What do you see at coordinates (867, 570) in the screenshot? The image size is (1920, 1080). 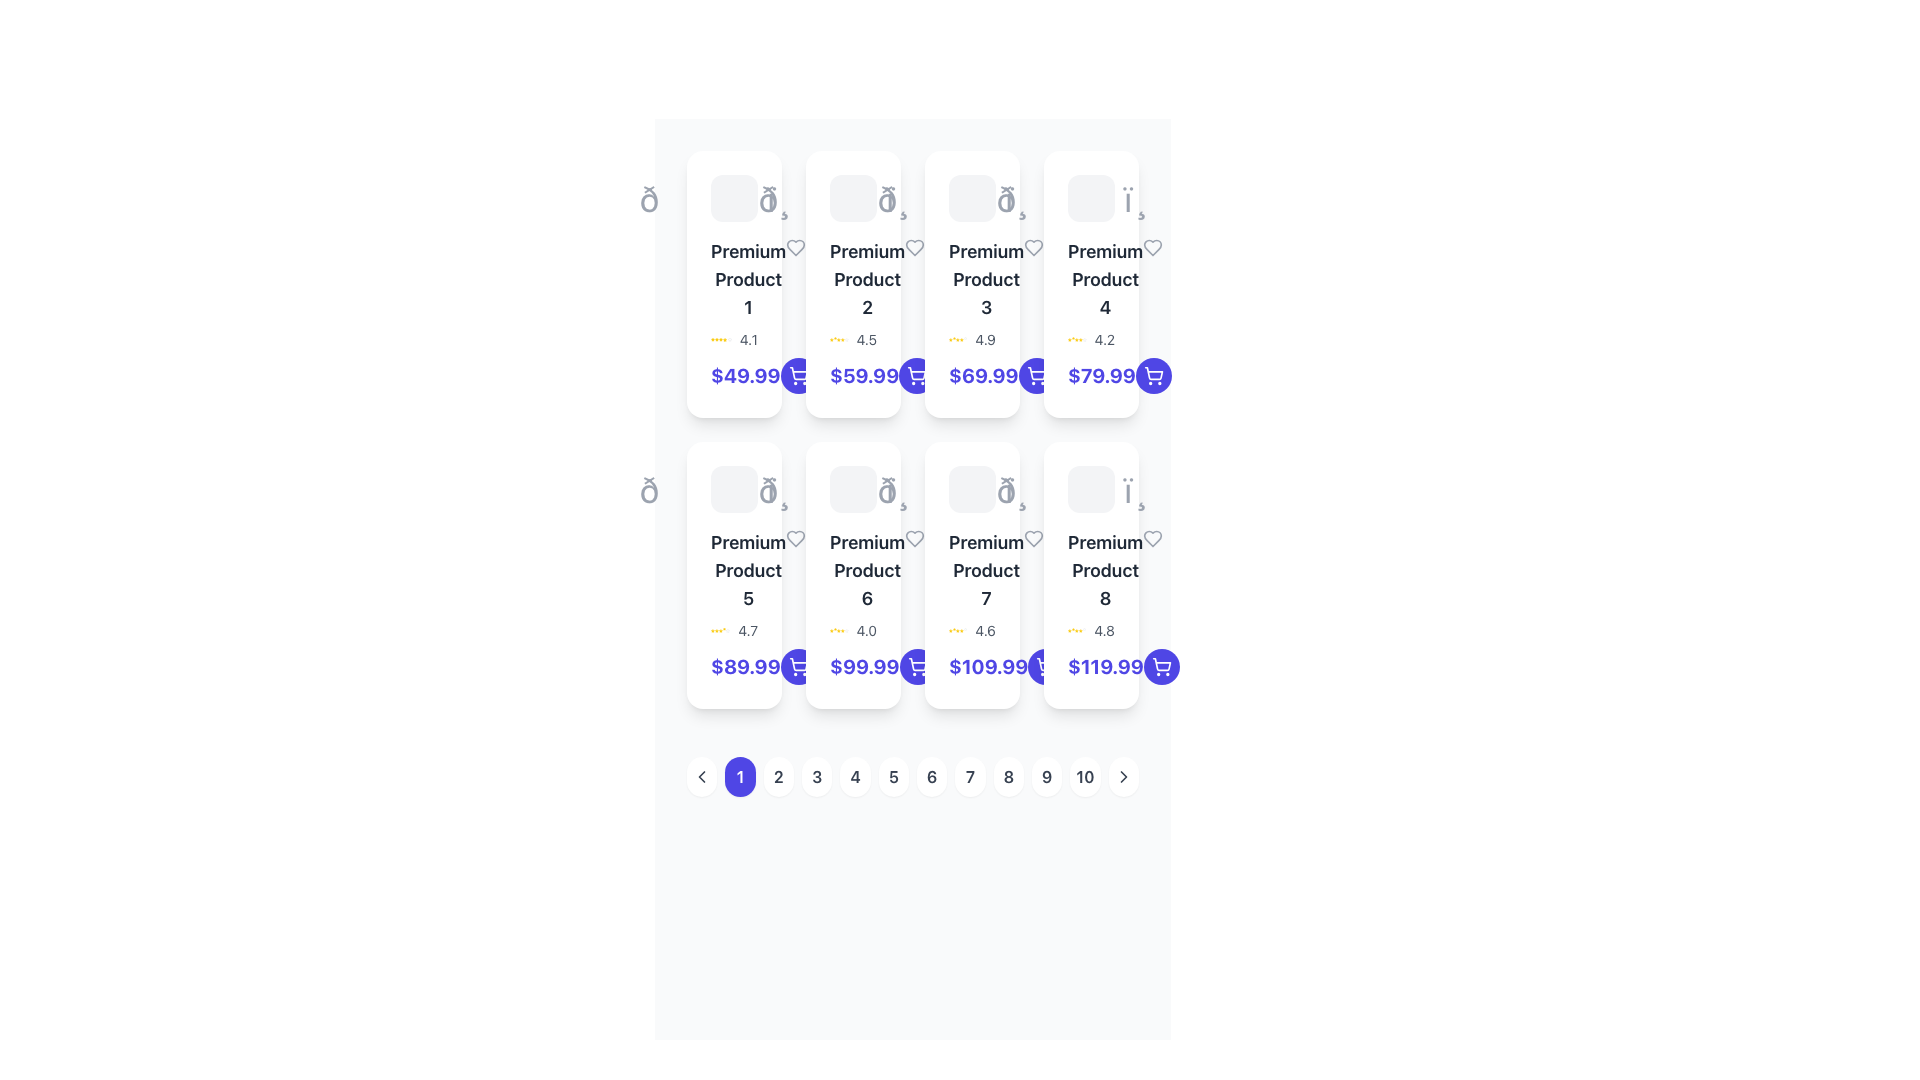 I see `the product name label located in the second row of the product card grid, specifically in the fourth column from the left, which displays the title of the product` at bounding box center [867, 570].